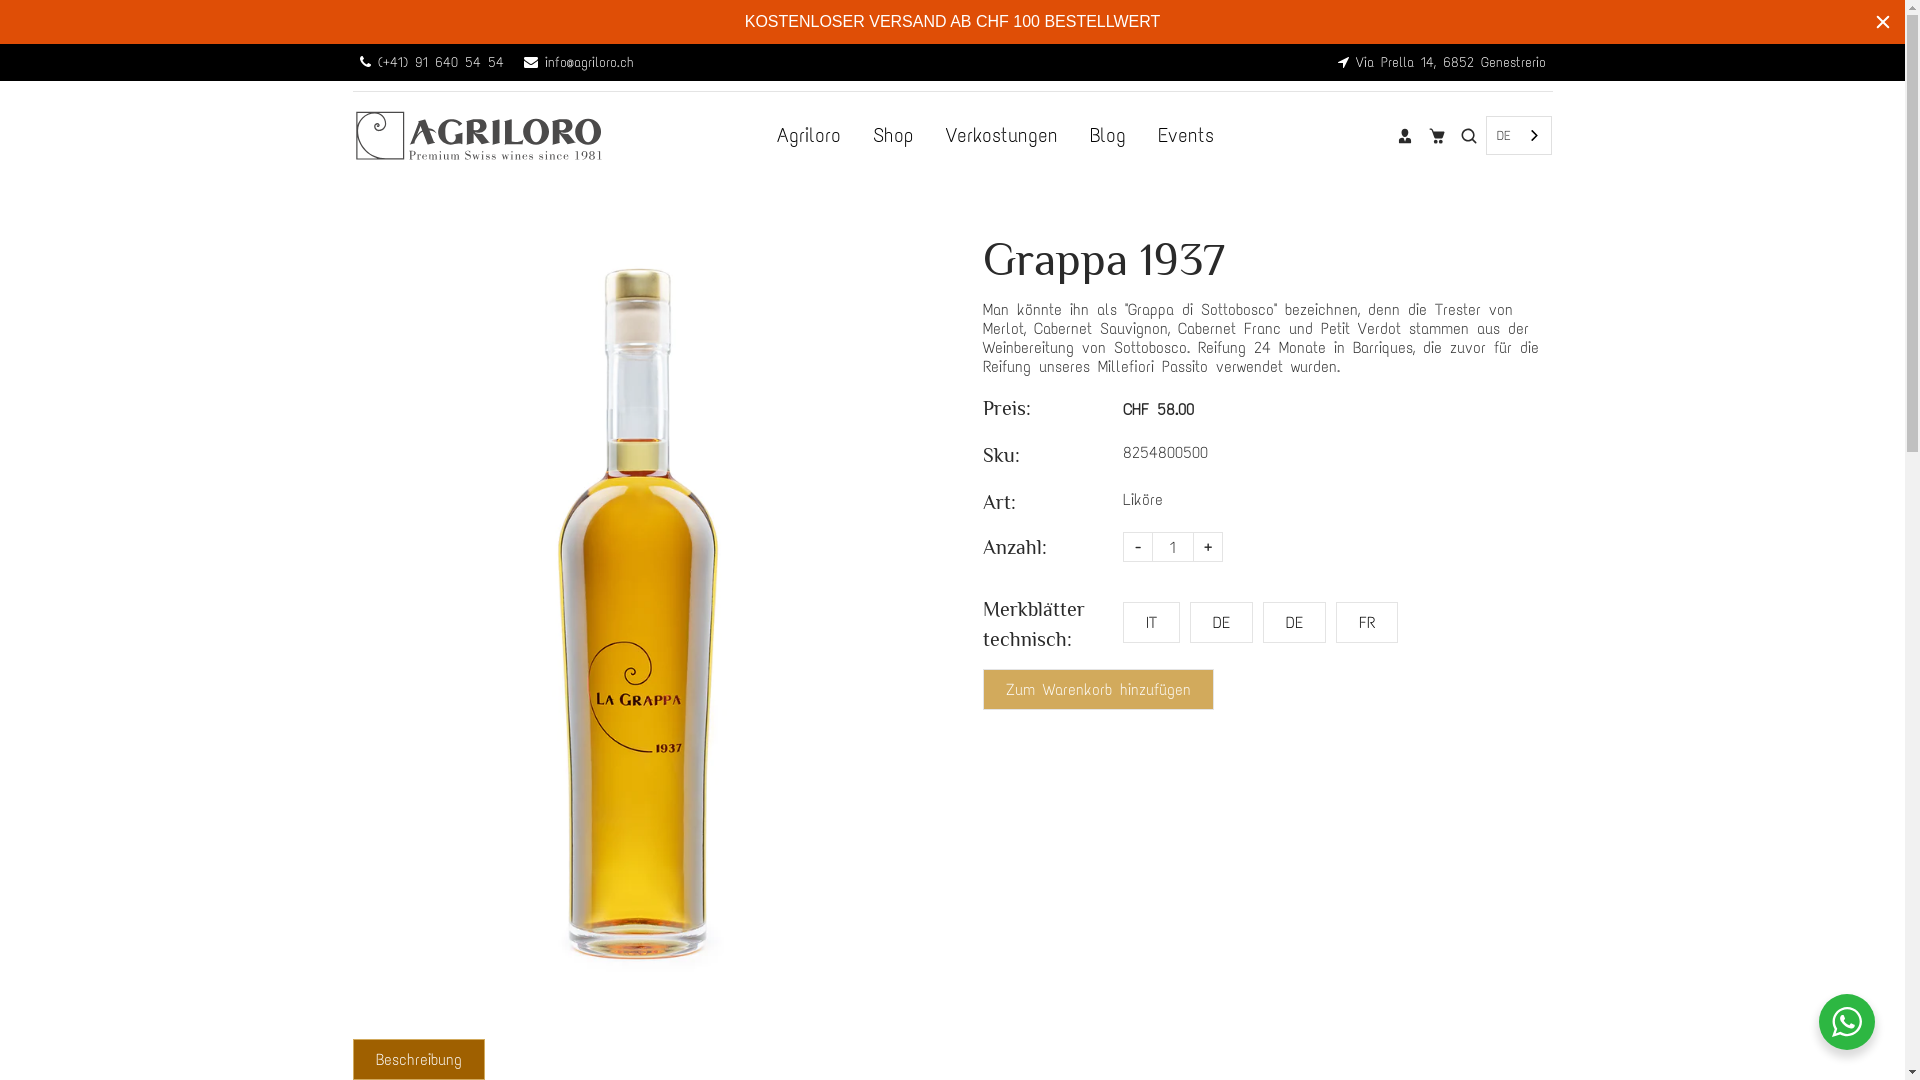 This screenshot has width=1920, height=1080. What do you see at coordinates (1107, 135) in the screenshot?
I see `'Blog'` at bounding box center [1107, 135].